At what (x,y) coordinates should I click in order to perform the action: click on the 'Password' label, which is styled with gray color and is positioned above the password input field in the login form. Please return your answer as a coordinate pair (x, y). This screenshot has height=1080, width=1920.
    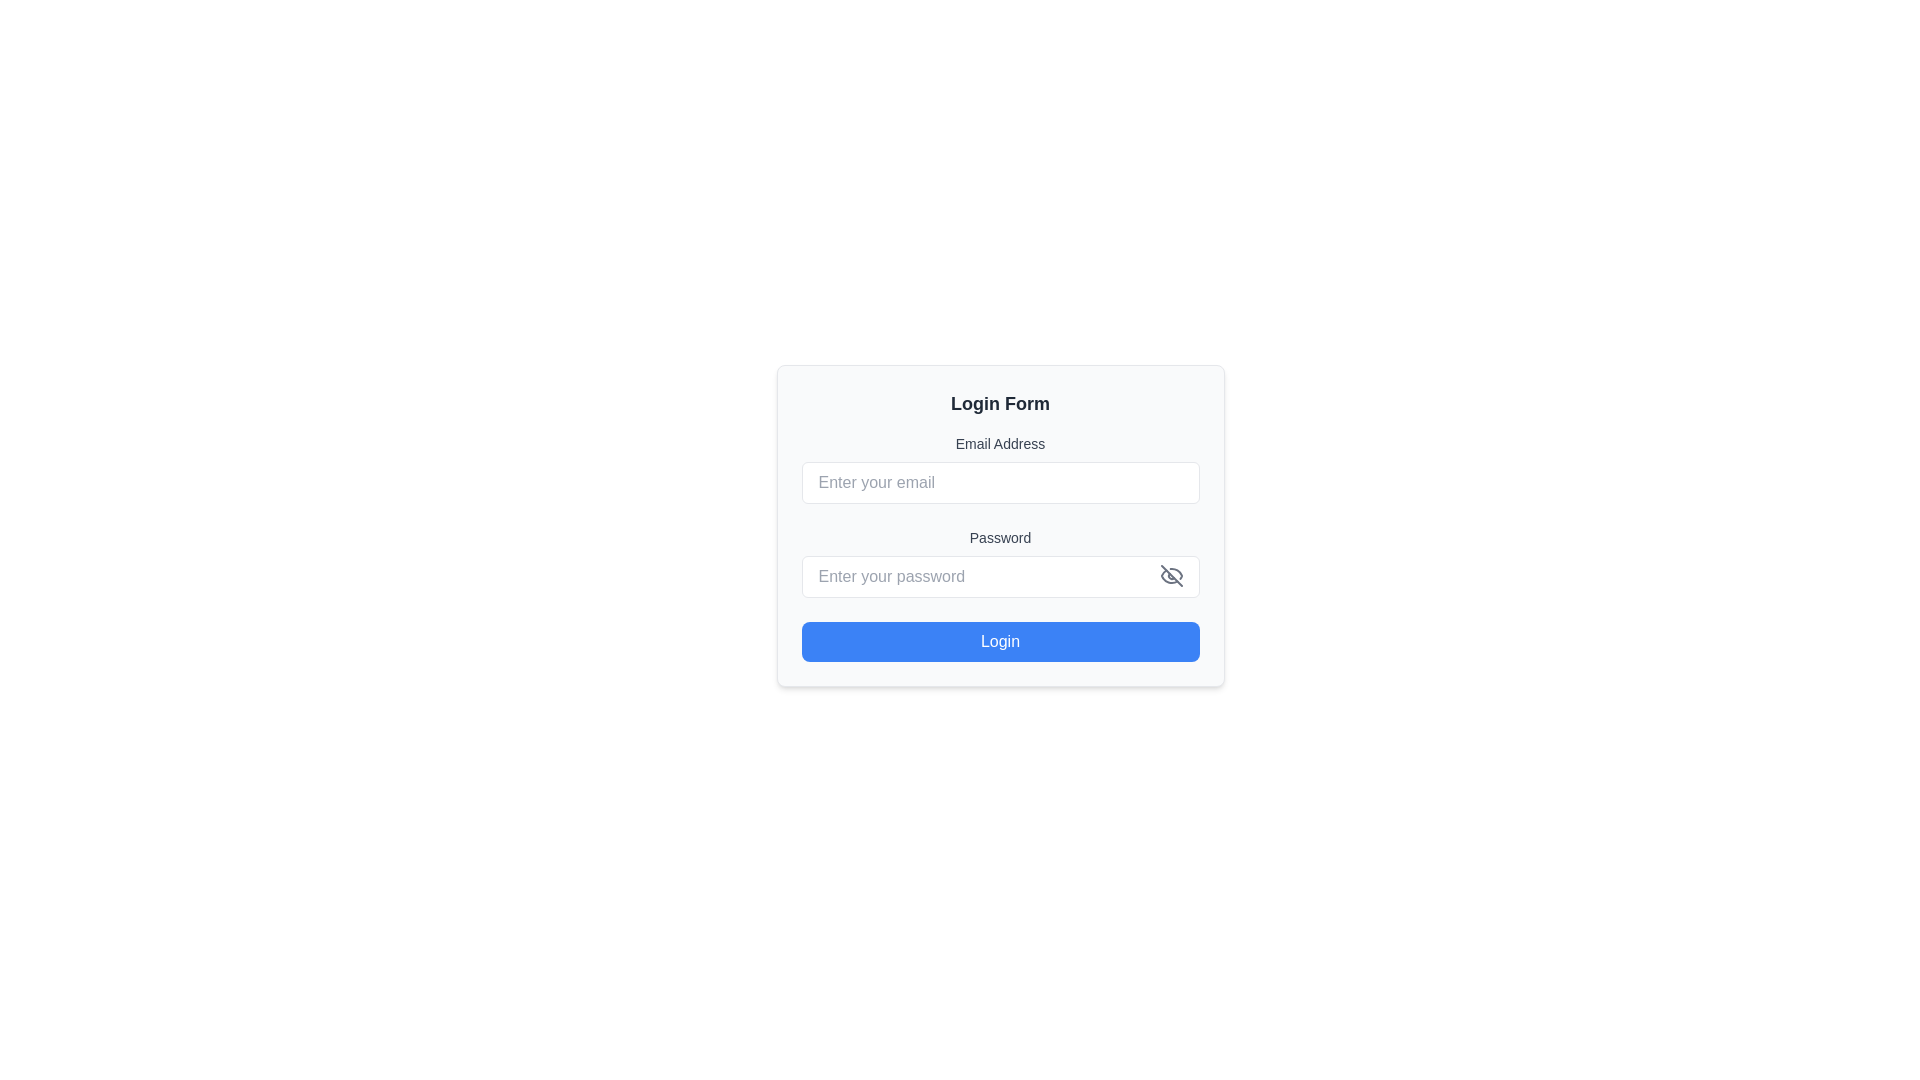
    Looking at the image, I should click on (1000, 536).